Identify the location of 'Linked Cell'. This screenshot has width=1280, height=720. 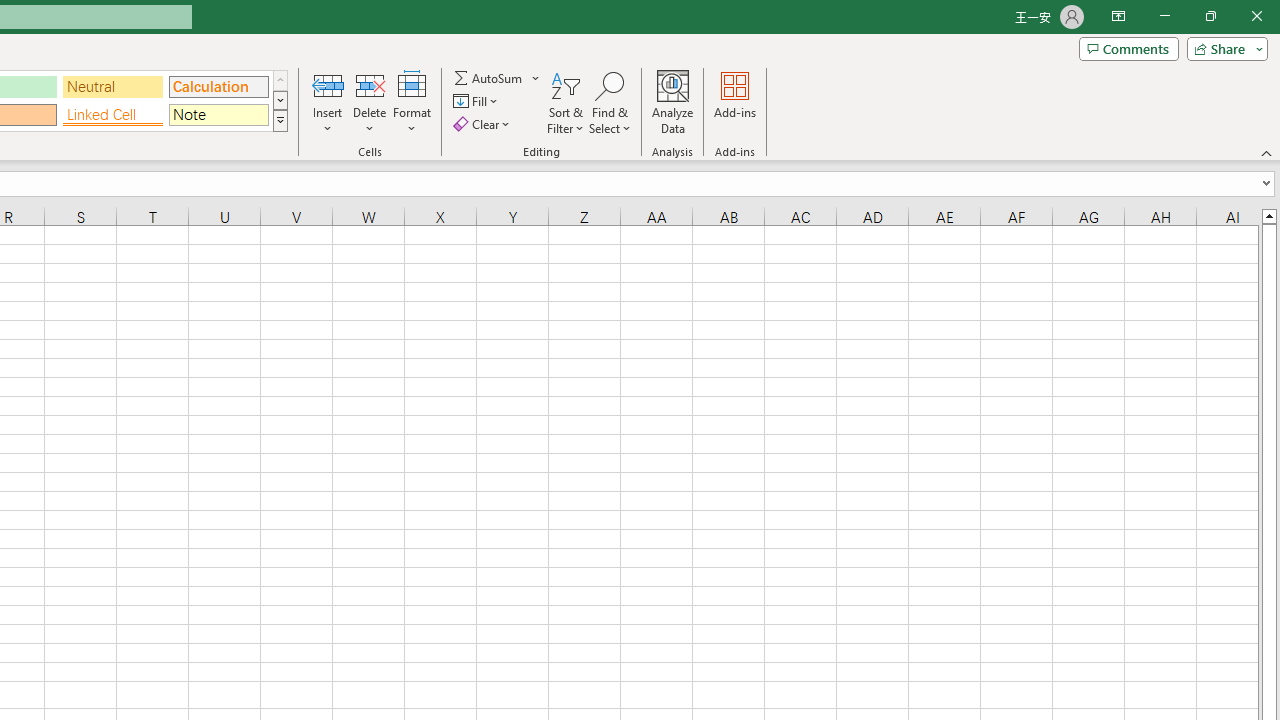
(112, 114).